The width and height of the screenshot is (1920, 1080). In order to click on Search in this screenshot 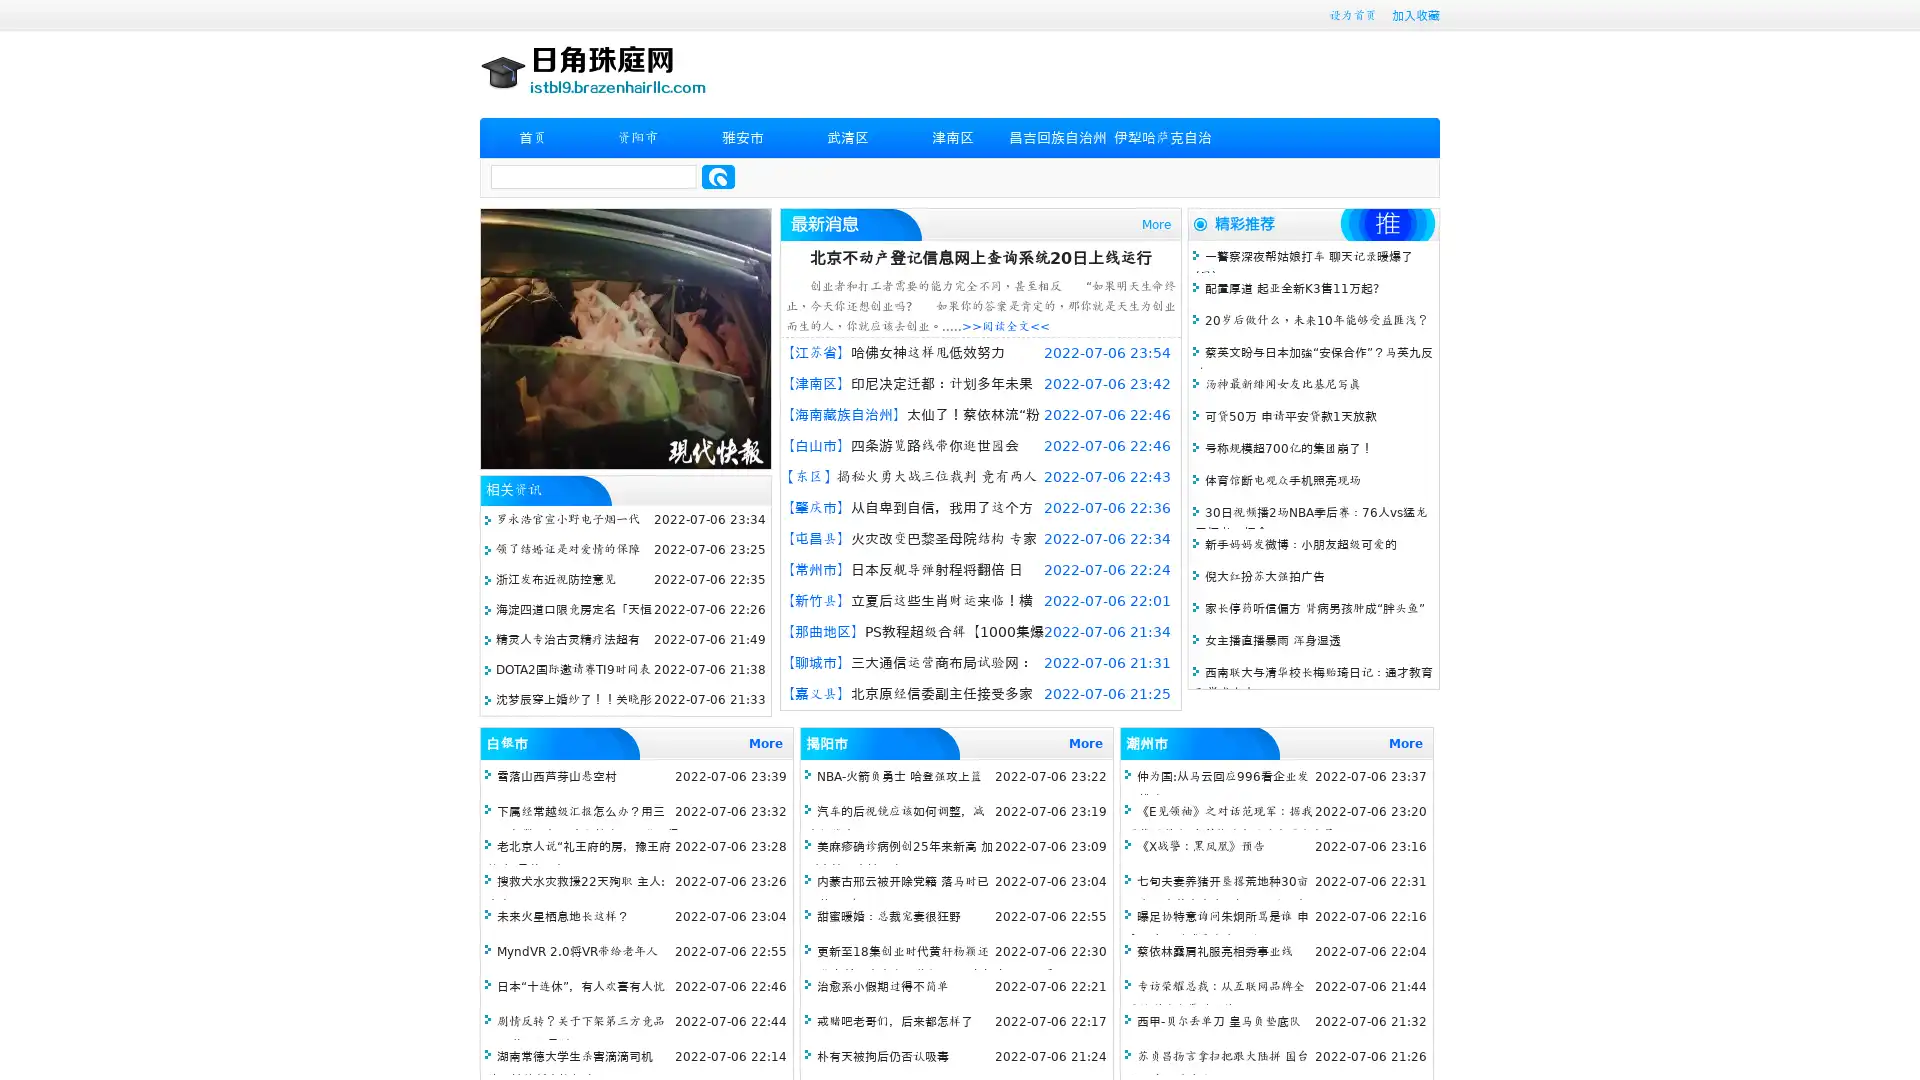, I will do `click(718, 176)`.